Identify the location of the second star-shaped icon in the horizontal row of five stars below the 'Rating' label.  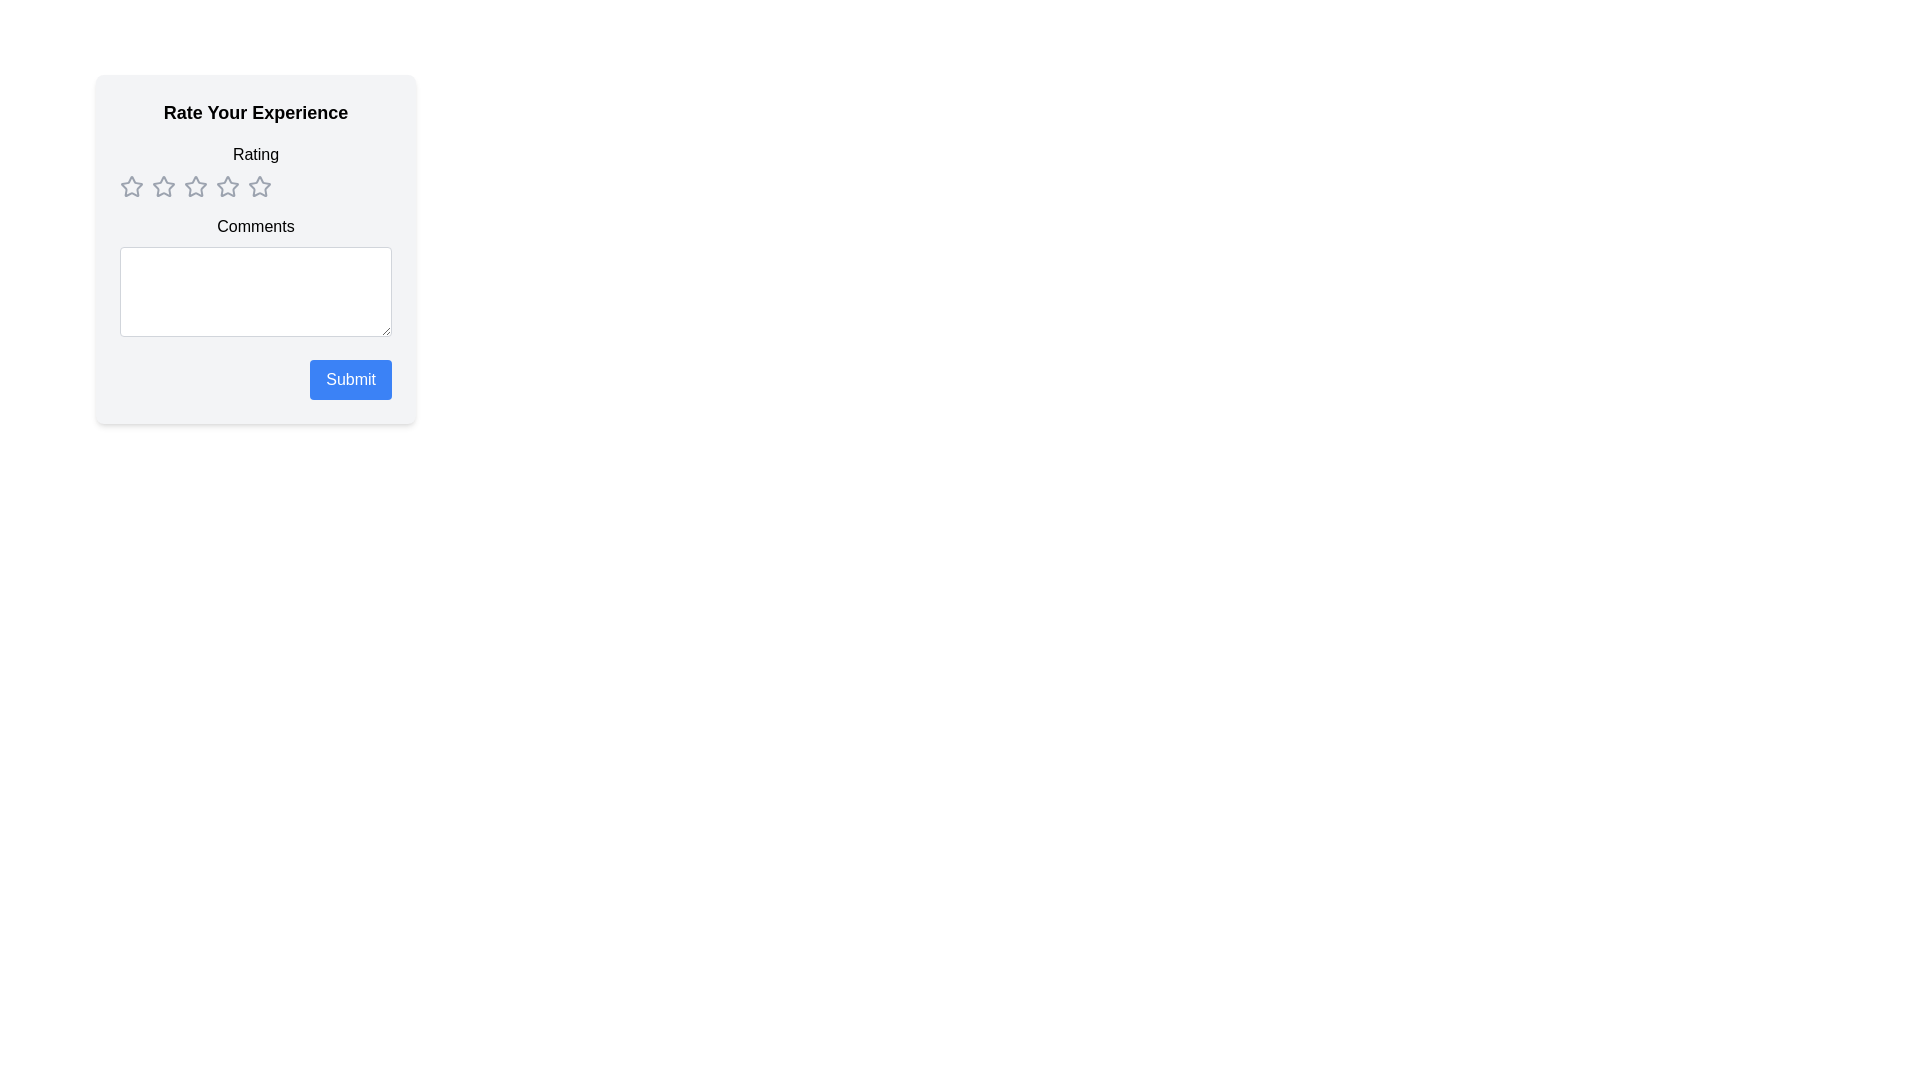
(196, 186).